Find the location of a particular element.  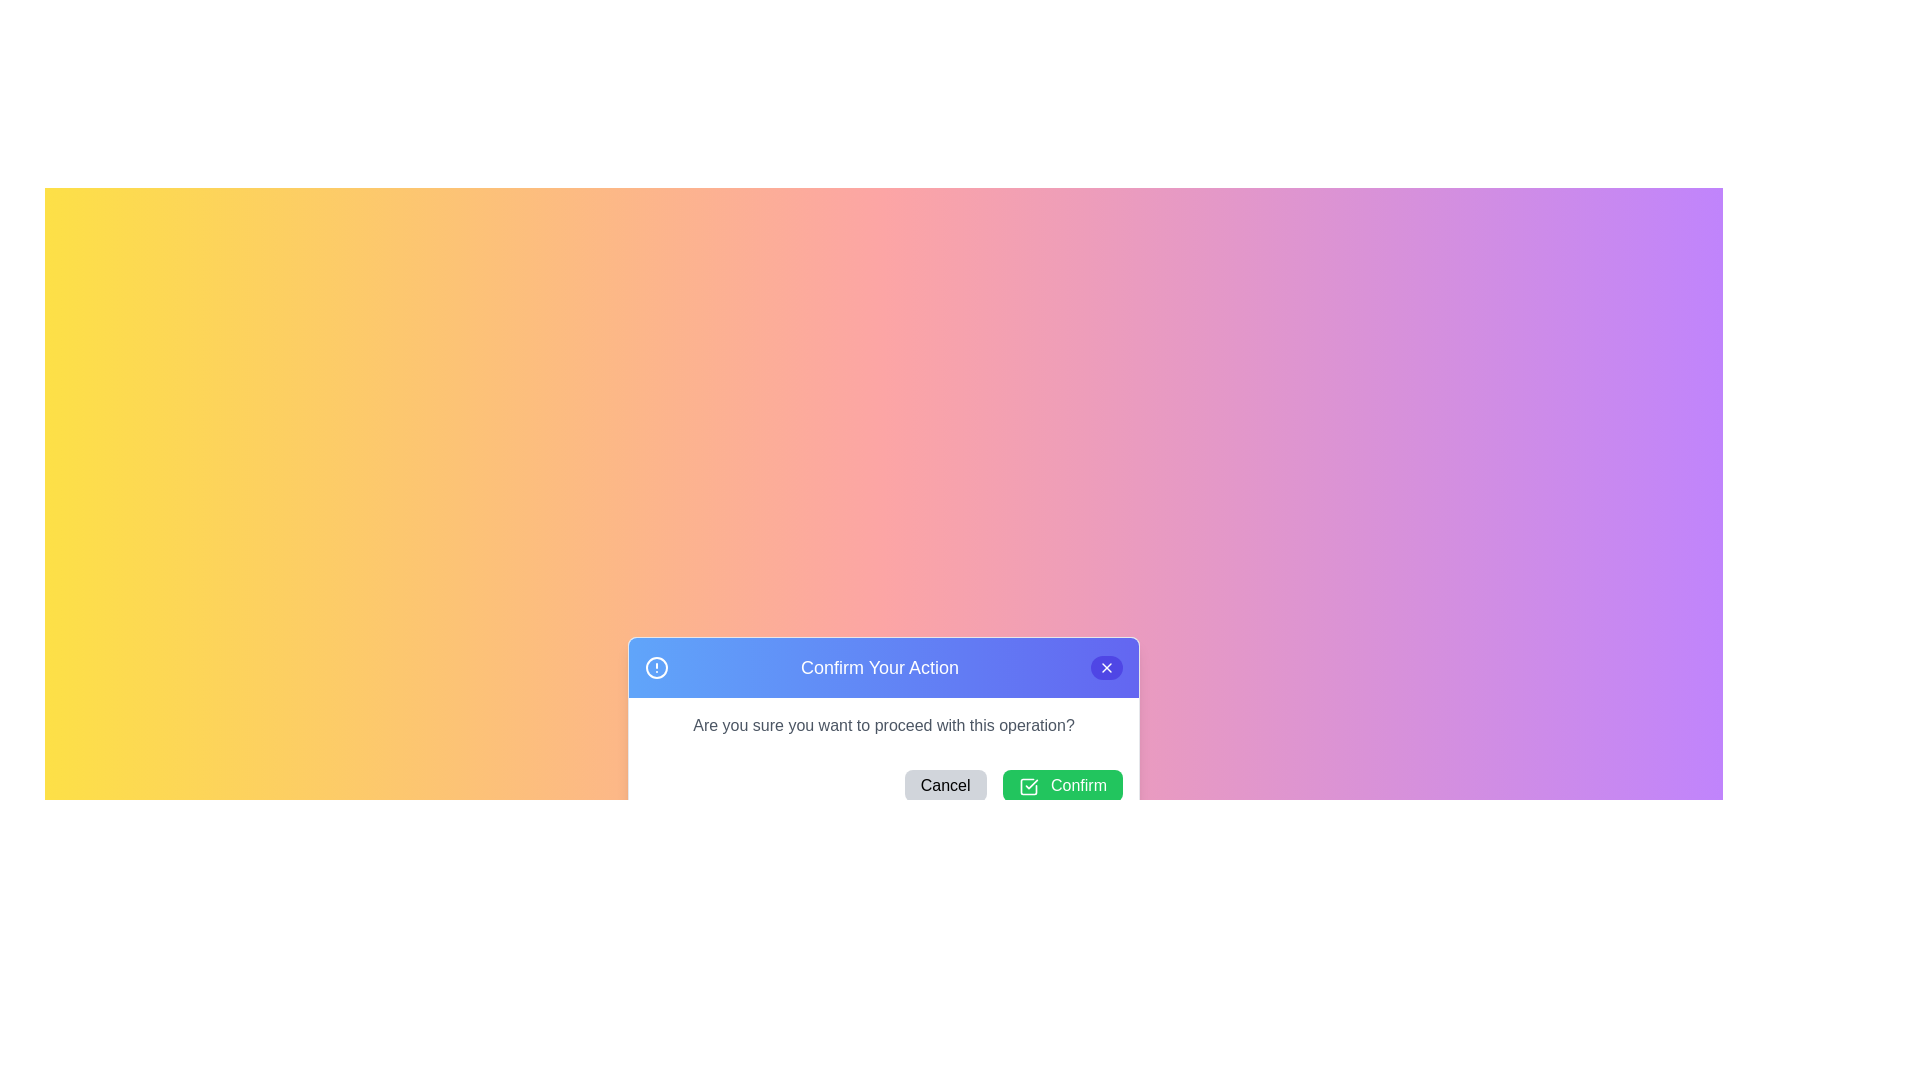

the 'Confirm' button which contains the green square icon with a checkmark, positioned on the bottom-right side of the dialog box is located at coordinates (1028, 785).